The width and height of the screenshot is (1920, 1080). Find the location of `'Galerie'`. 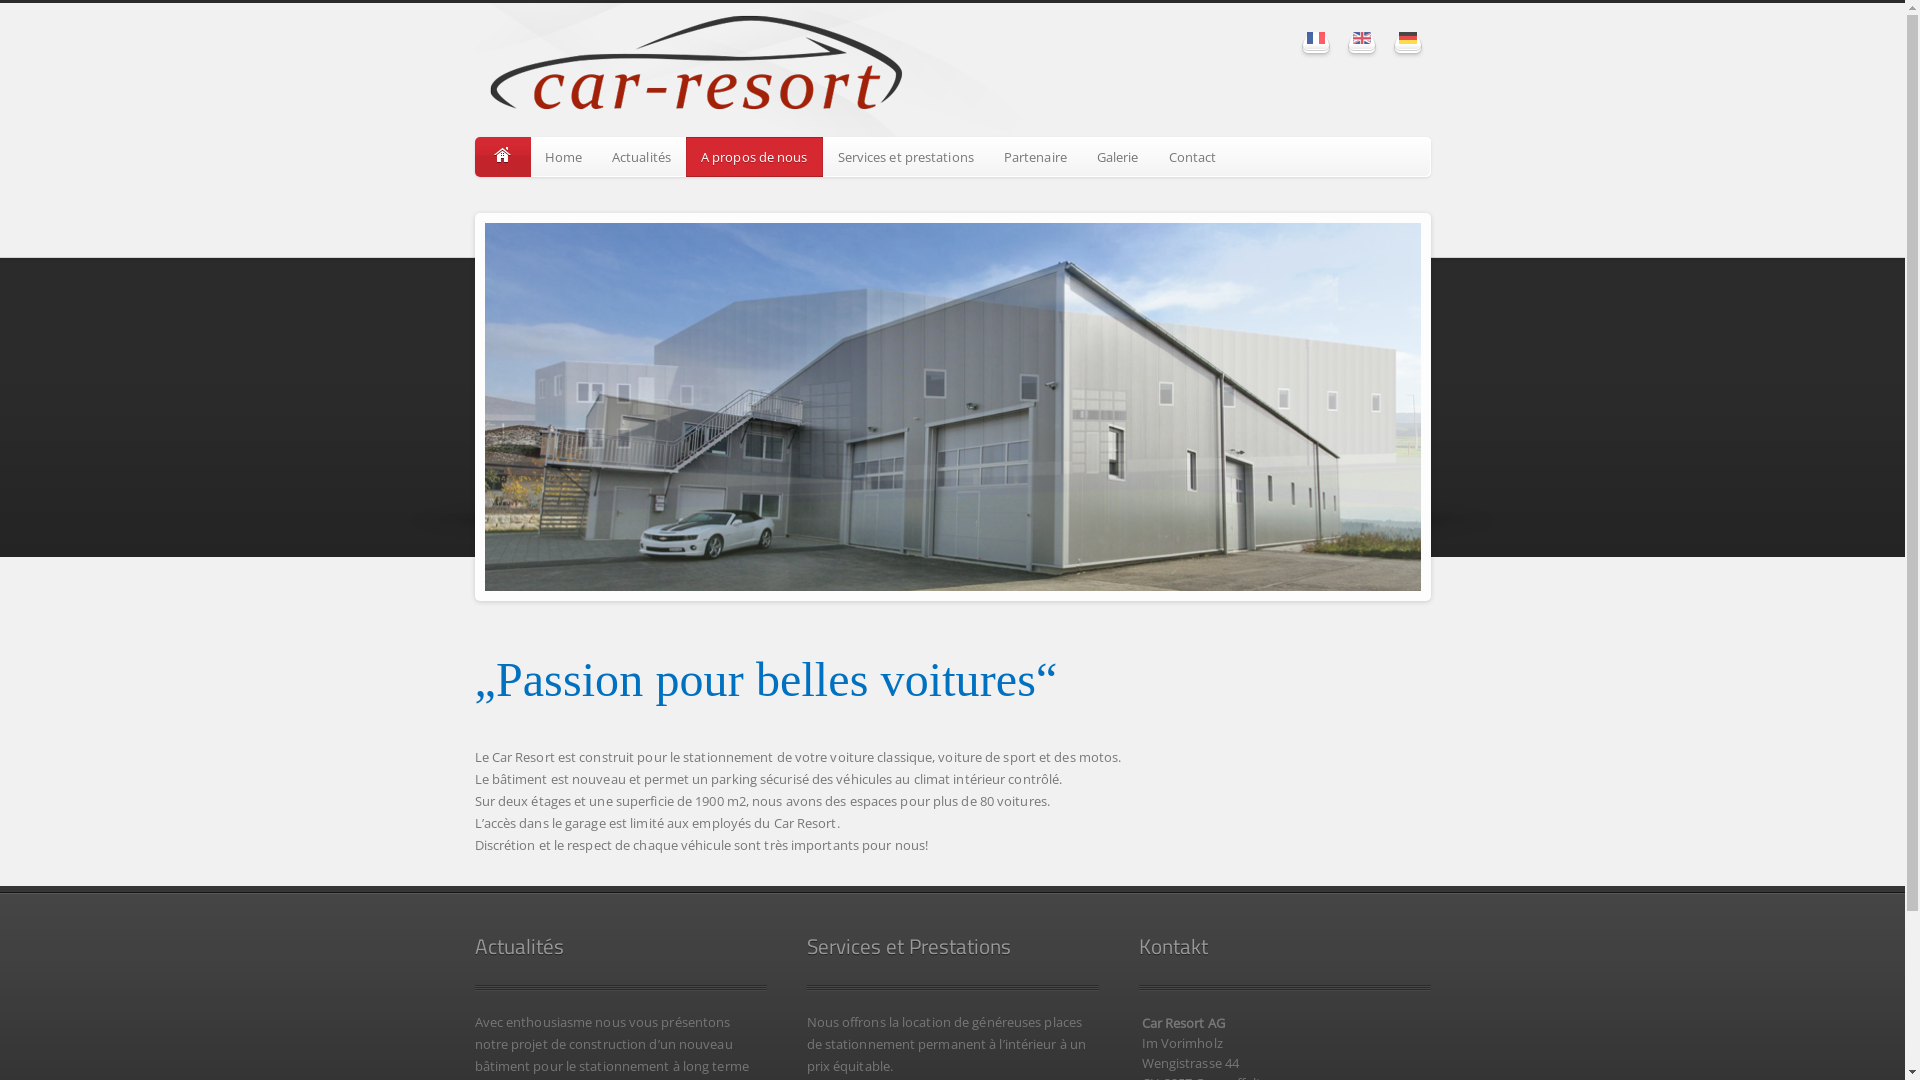

'Galerie' is located at coordinates (1080, 156).